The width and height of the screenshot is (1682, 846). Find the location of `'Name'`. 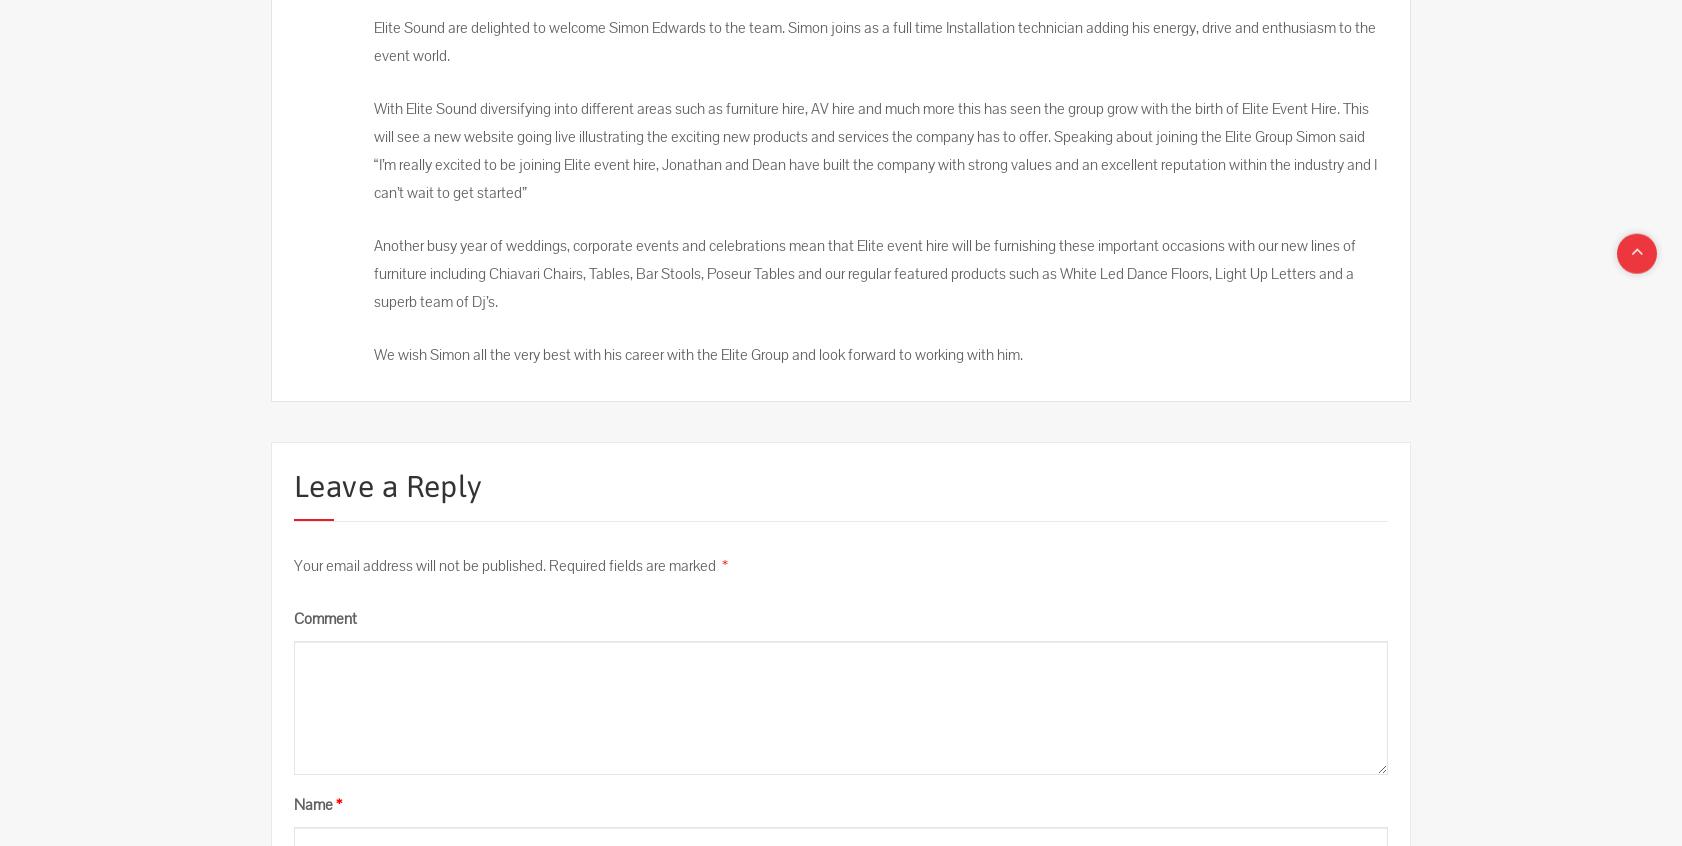

'Name' is located at coordinates (312, 804).